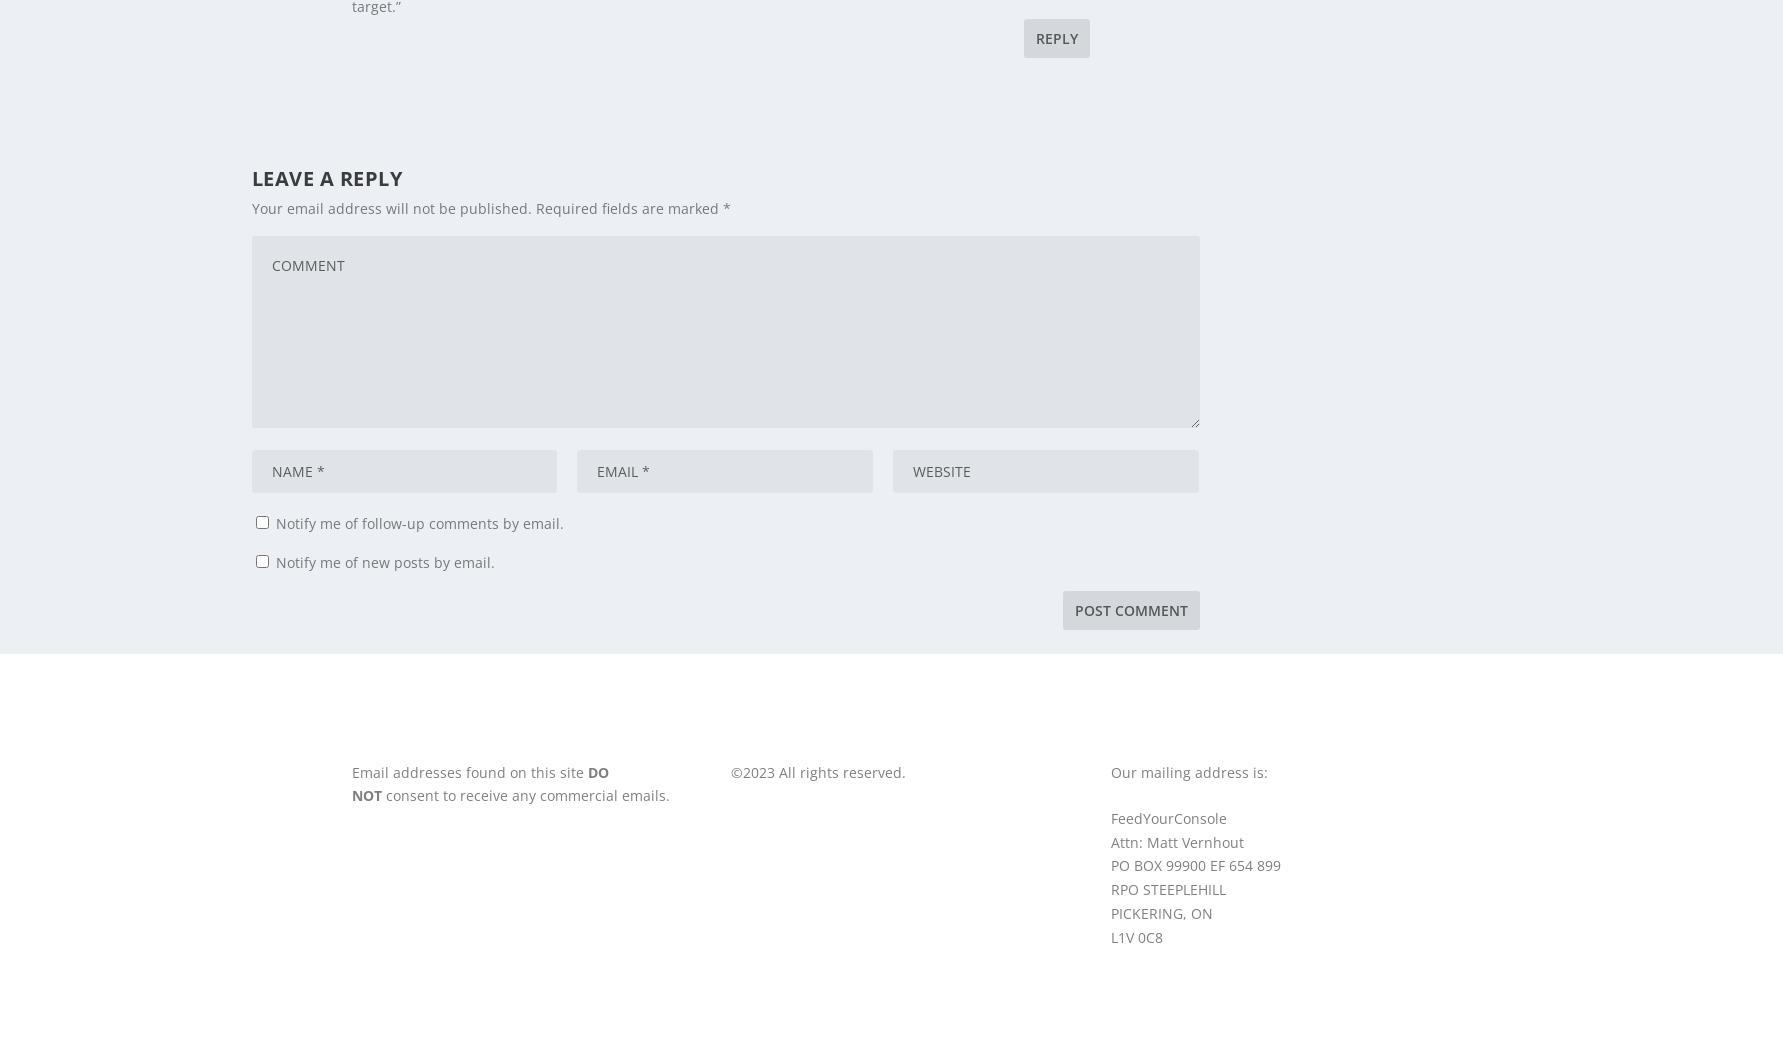 The height and width of the screenshot is (1055, 1783). I want to click on '*', so click(725, 206).